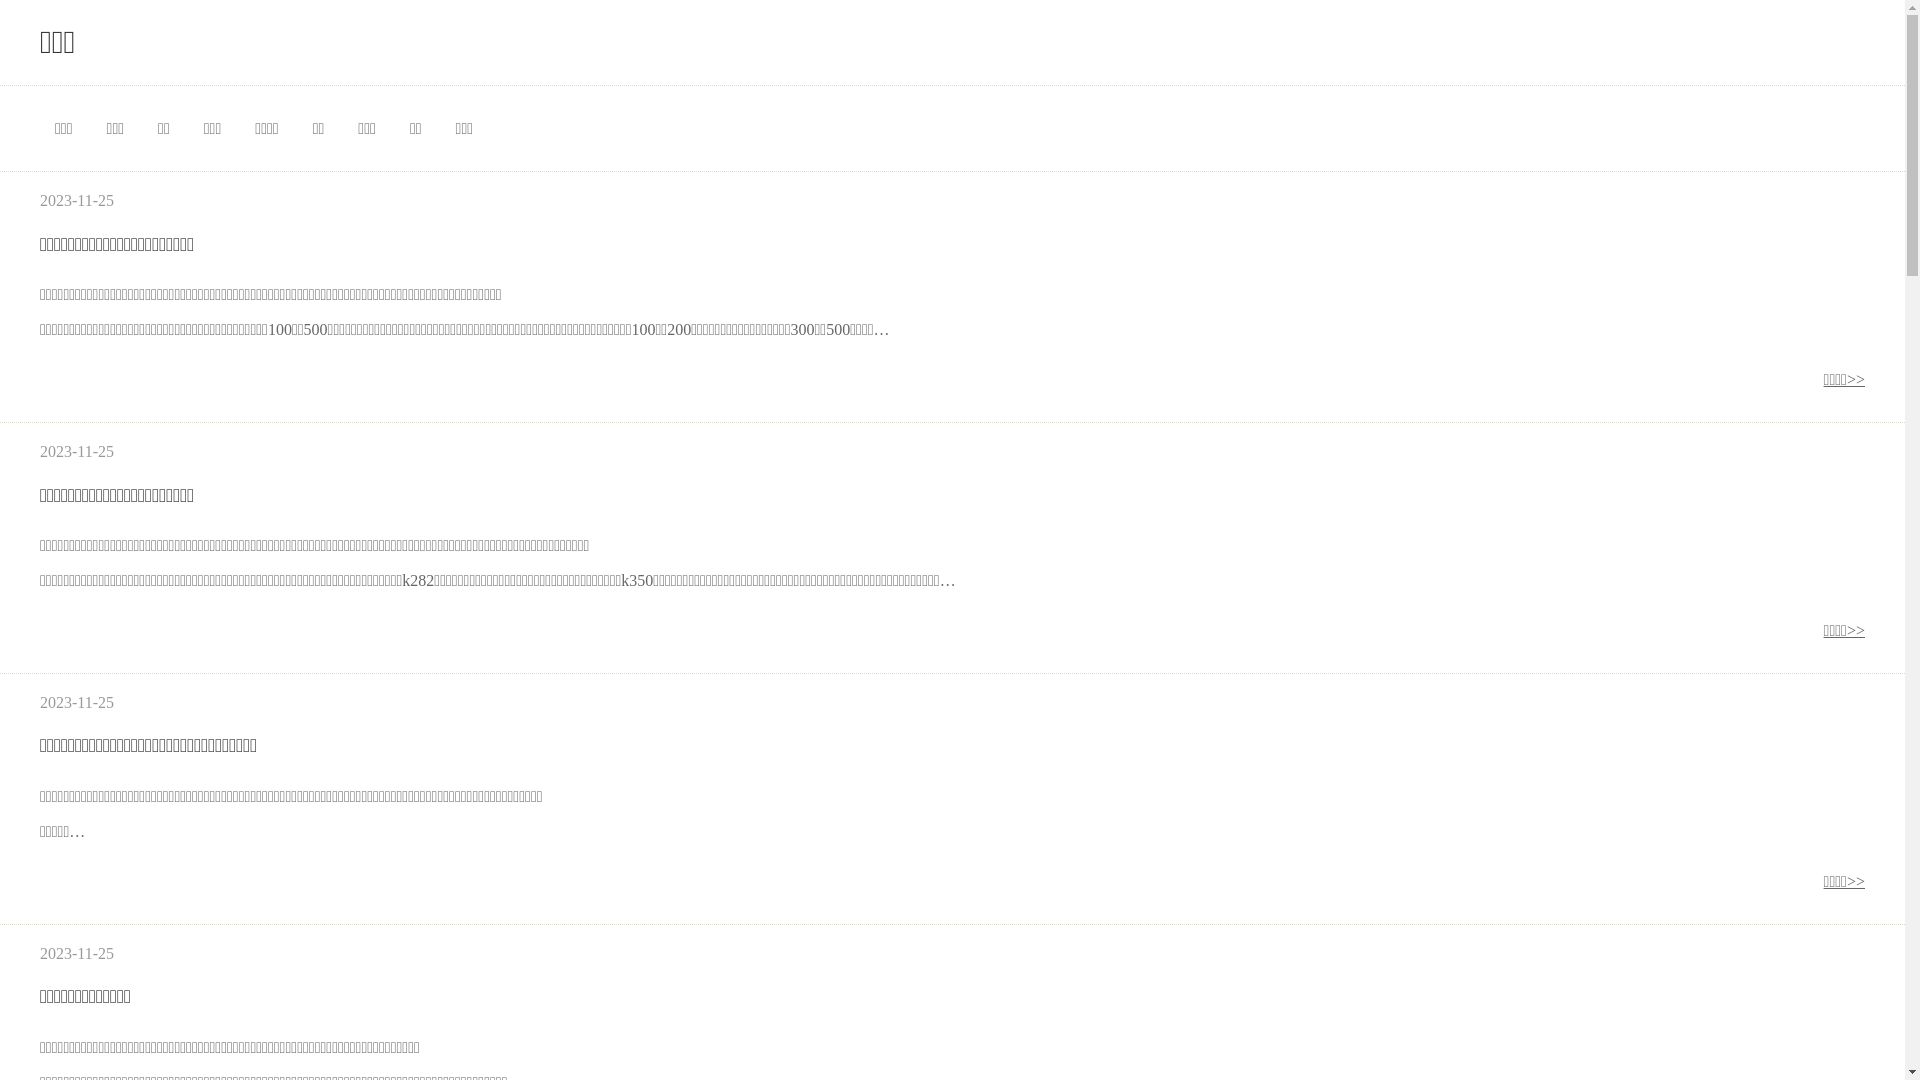  Describe the element at coordinates (76, 200) in the screenshot. I see `'2023-11-25'` at that location.